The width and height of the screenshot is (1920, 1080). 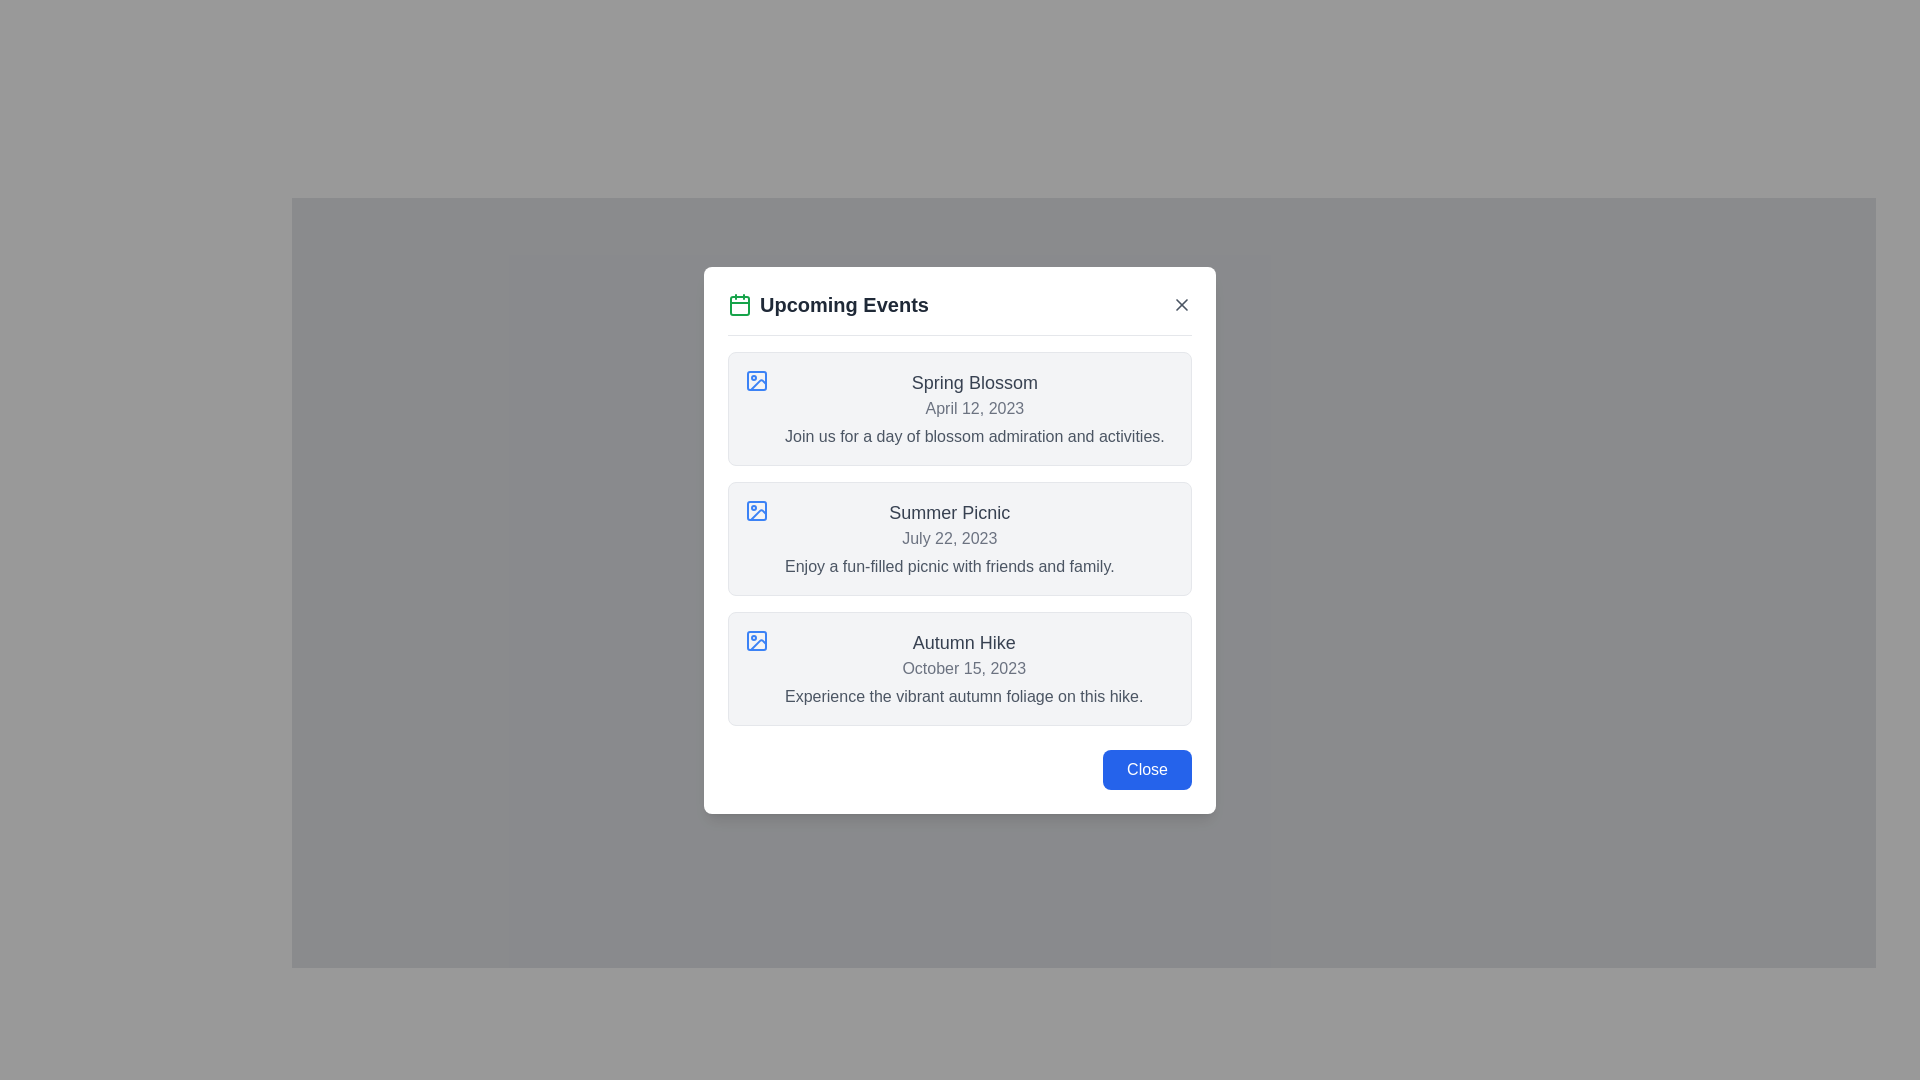 What do you see at coordinates (974, 407) in the screenshot?
I see `the informational text element that displays the date of the associated event, positioned below the title 'Spring Blossom' and above the description text` at bounding box center [974, 407].